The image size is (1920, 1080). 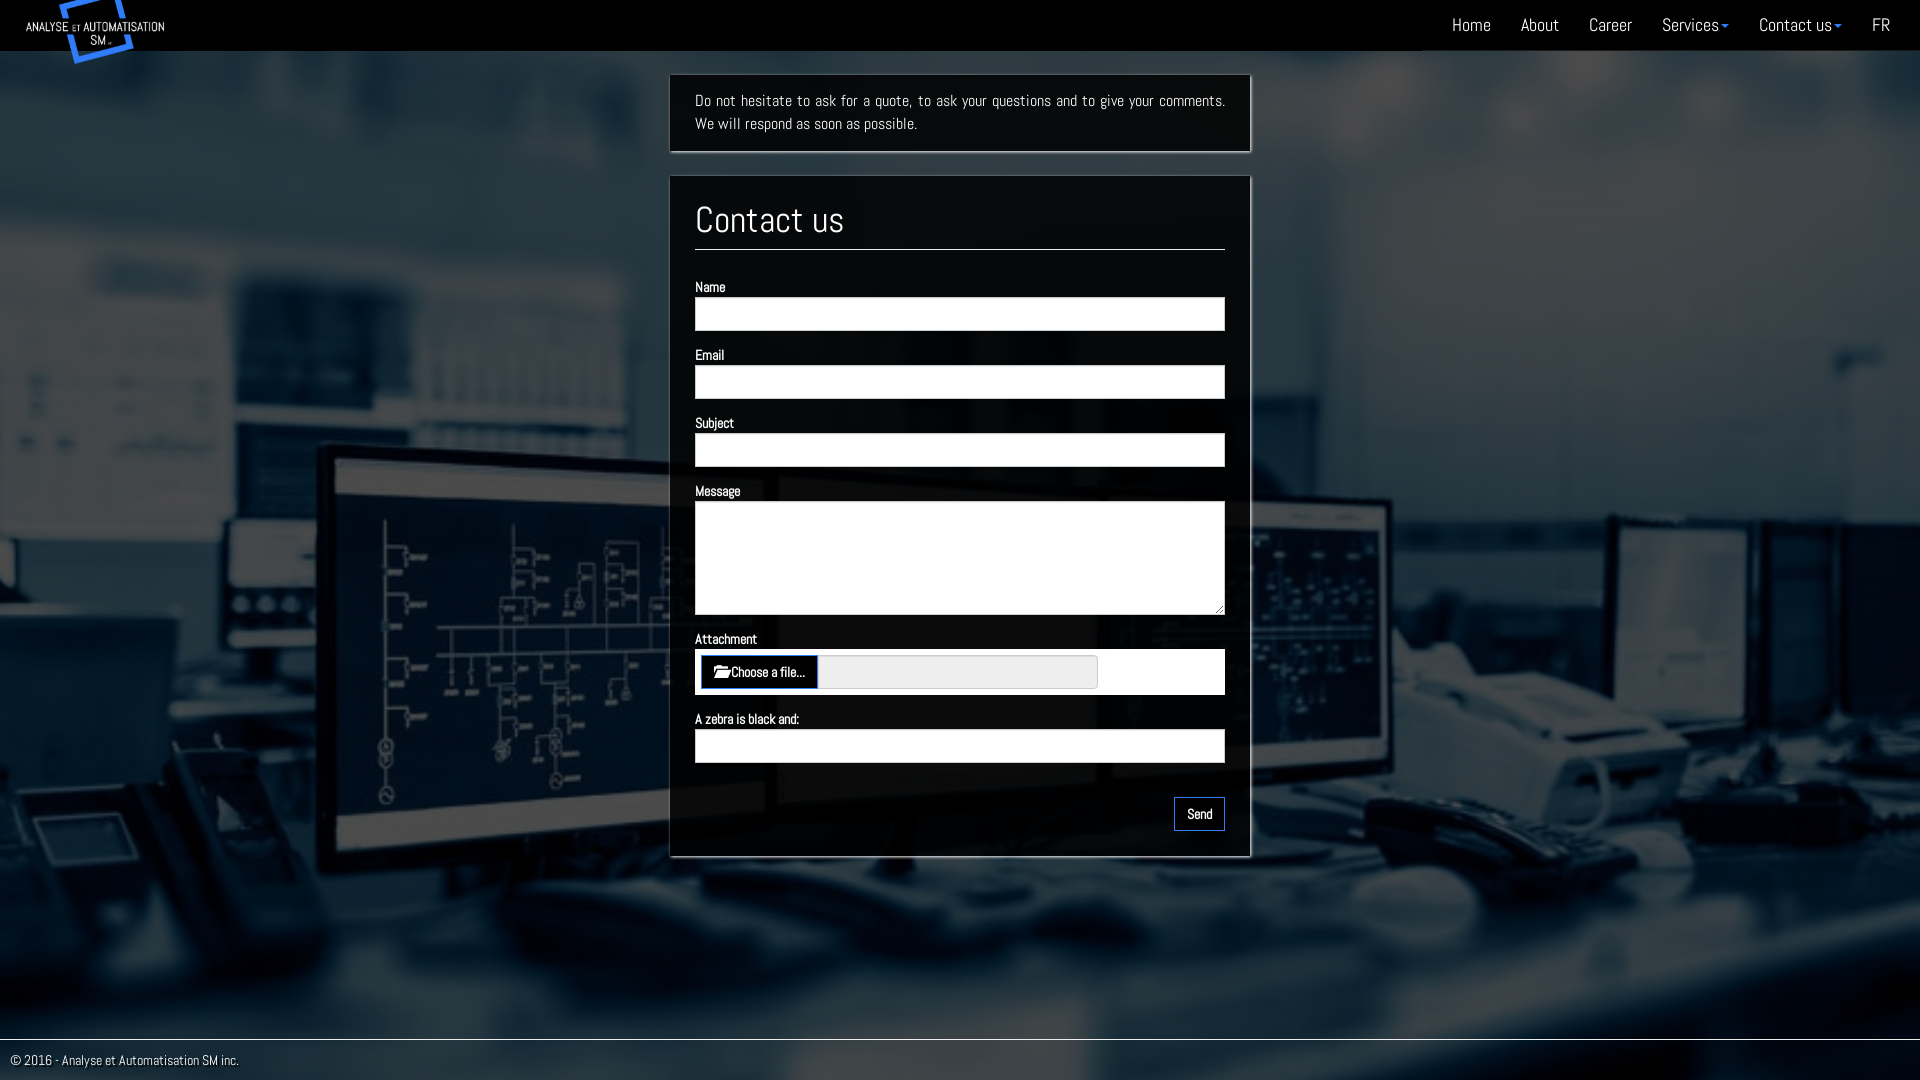 I want to click on 'FR', so click(x=1880, y=24).